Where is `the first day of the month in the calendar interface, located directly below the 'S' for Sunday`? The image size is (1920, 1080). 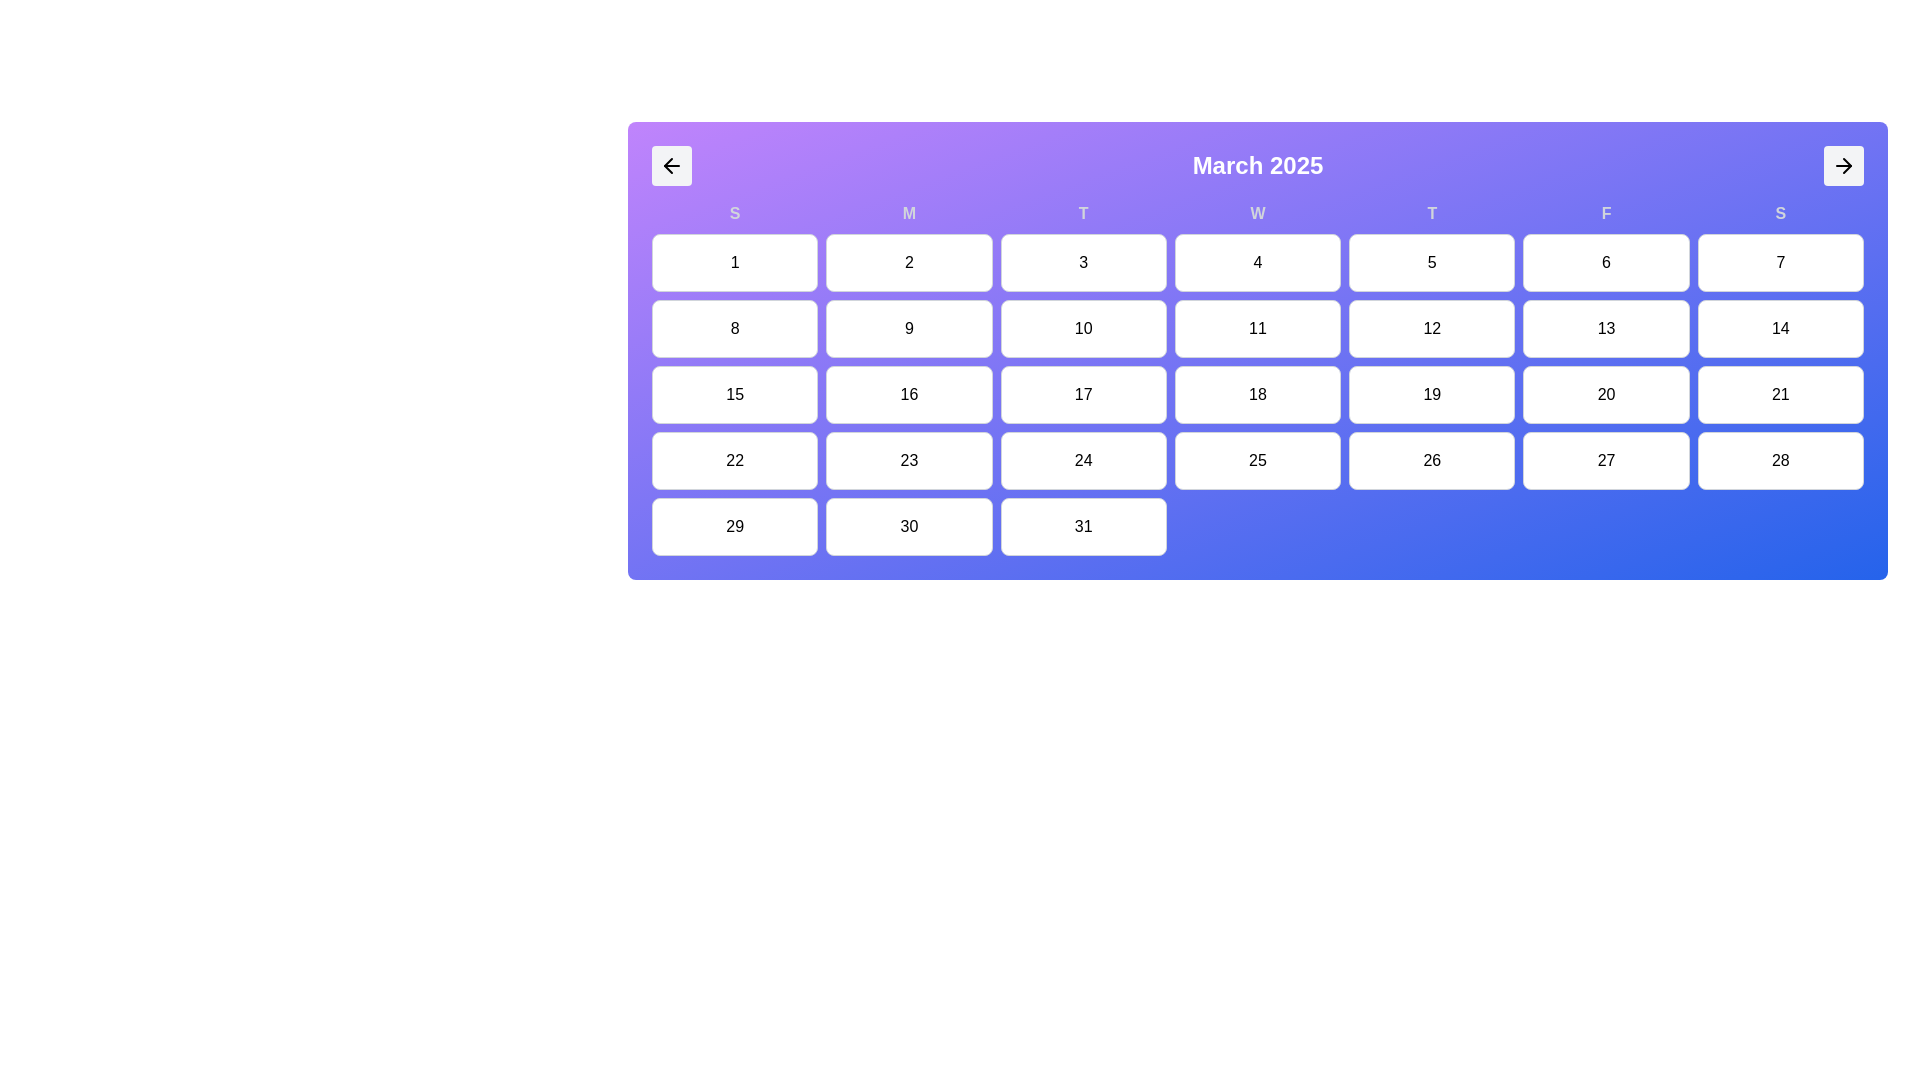 the first day of the month in the calendar interface, located directly below the 'S' for Sunday is located at coordinates (734, 261).